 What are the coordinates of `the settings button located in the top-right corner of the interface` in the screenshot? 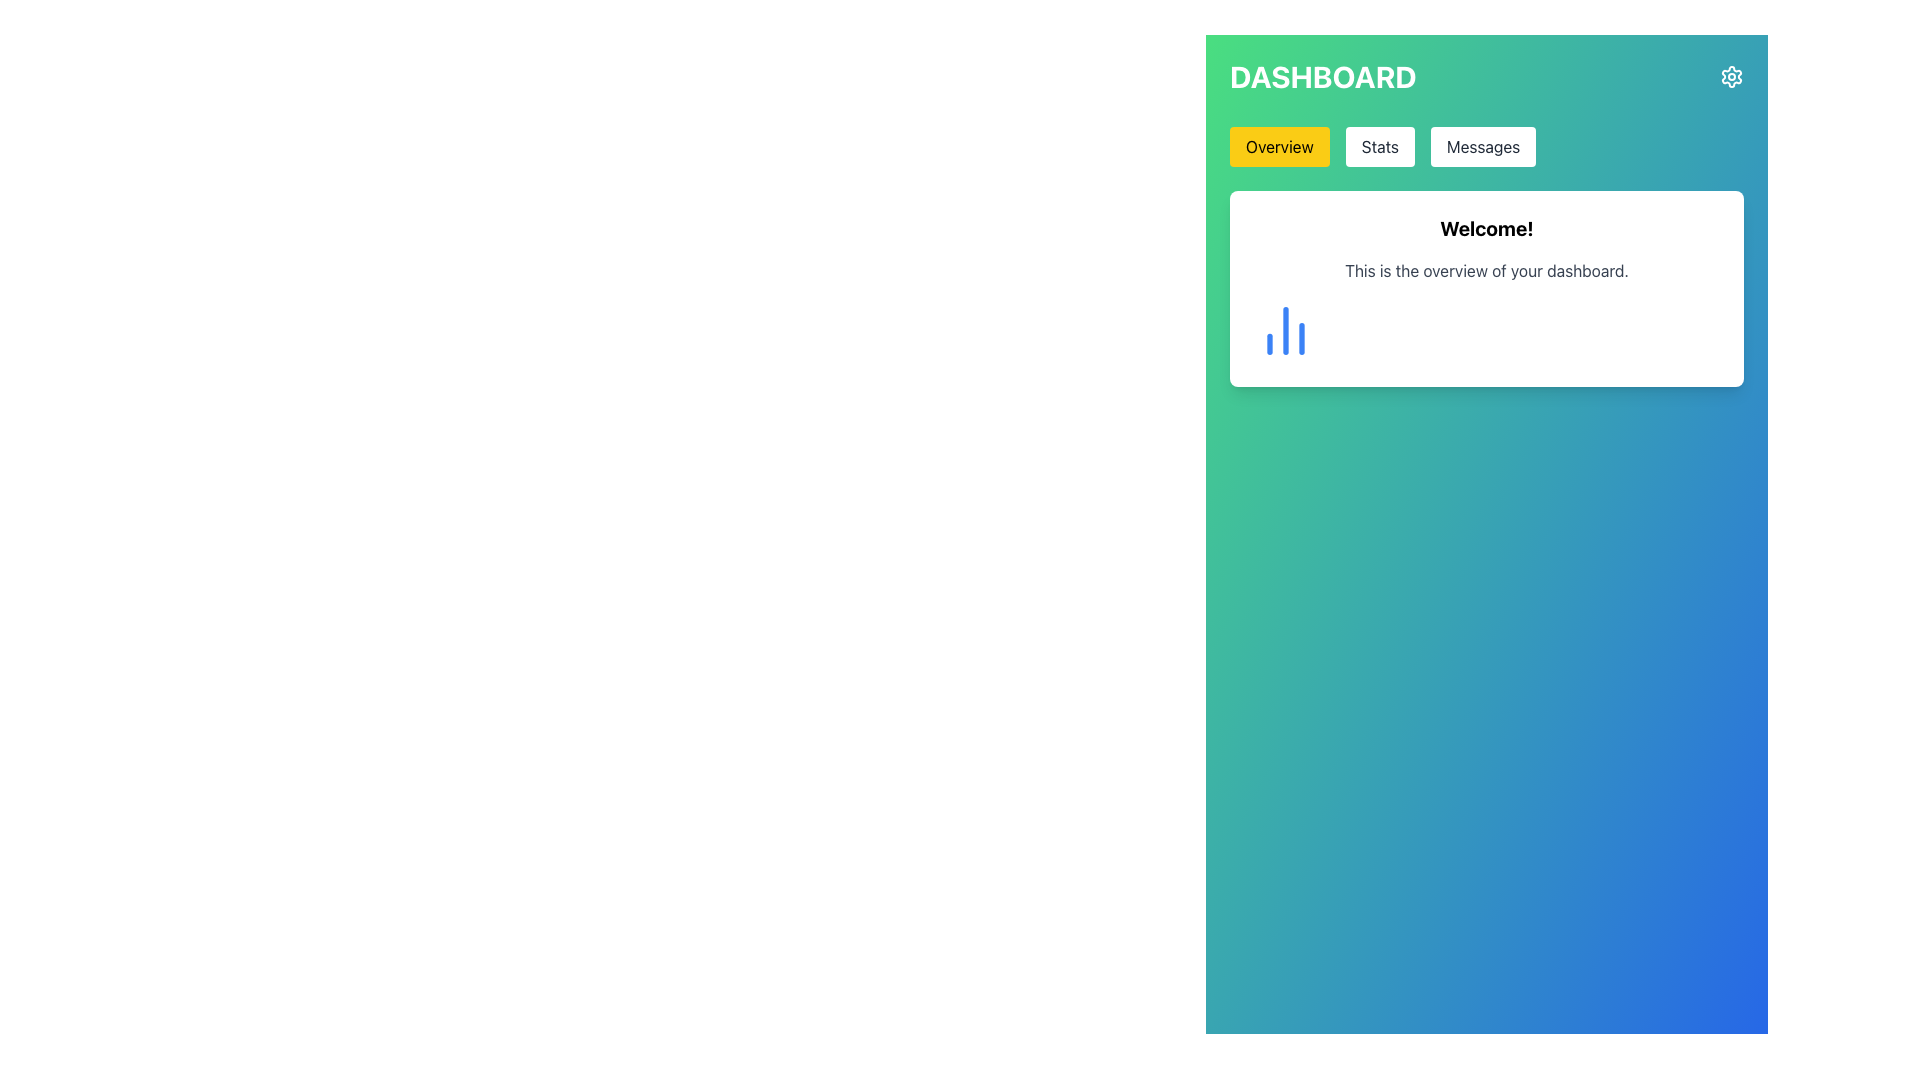 It's located at (1731, 76).